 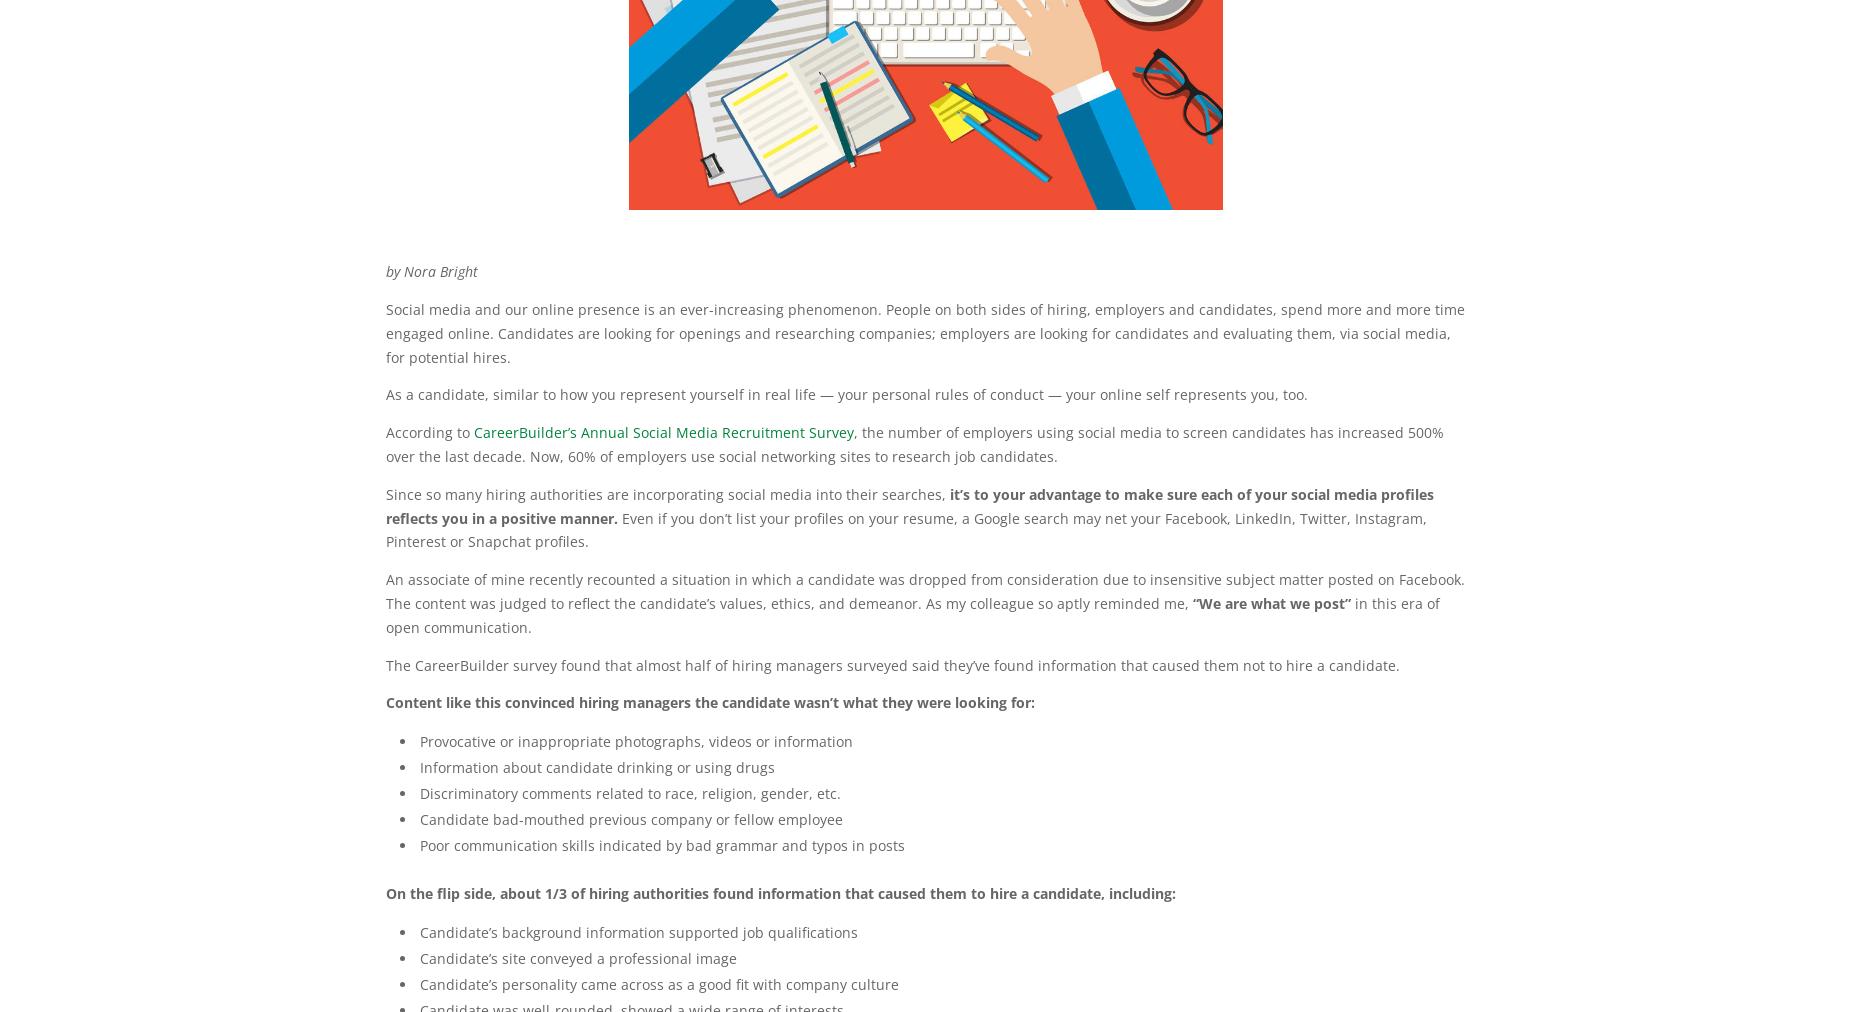 What do you see at coordinates (710, 702) in the screenshot?
I see `'Content like this convinced hiring managers the candidate wasn’t what they were looking for:'` at bounding box center [710, 702].